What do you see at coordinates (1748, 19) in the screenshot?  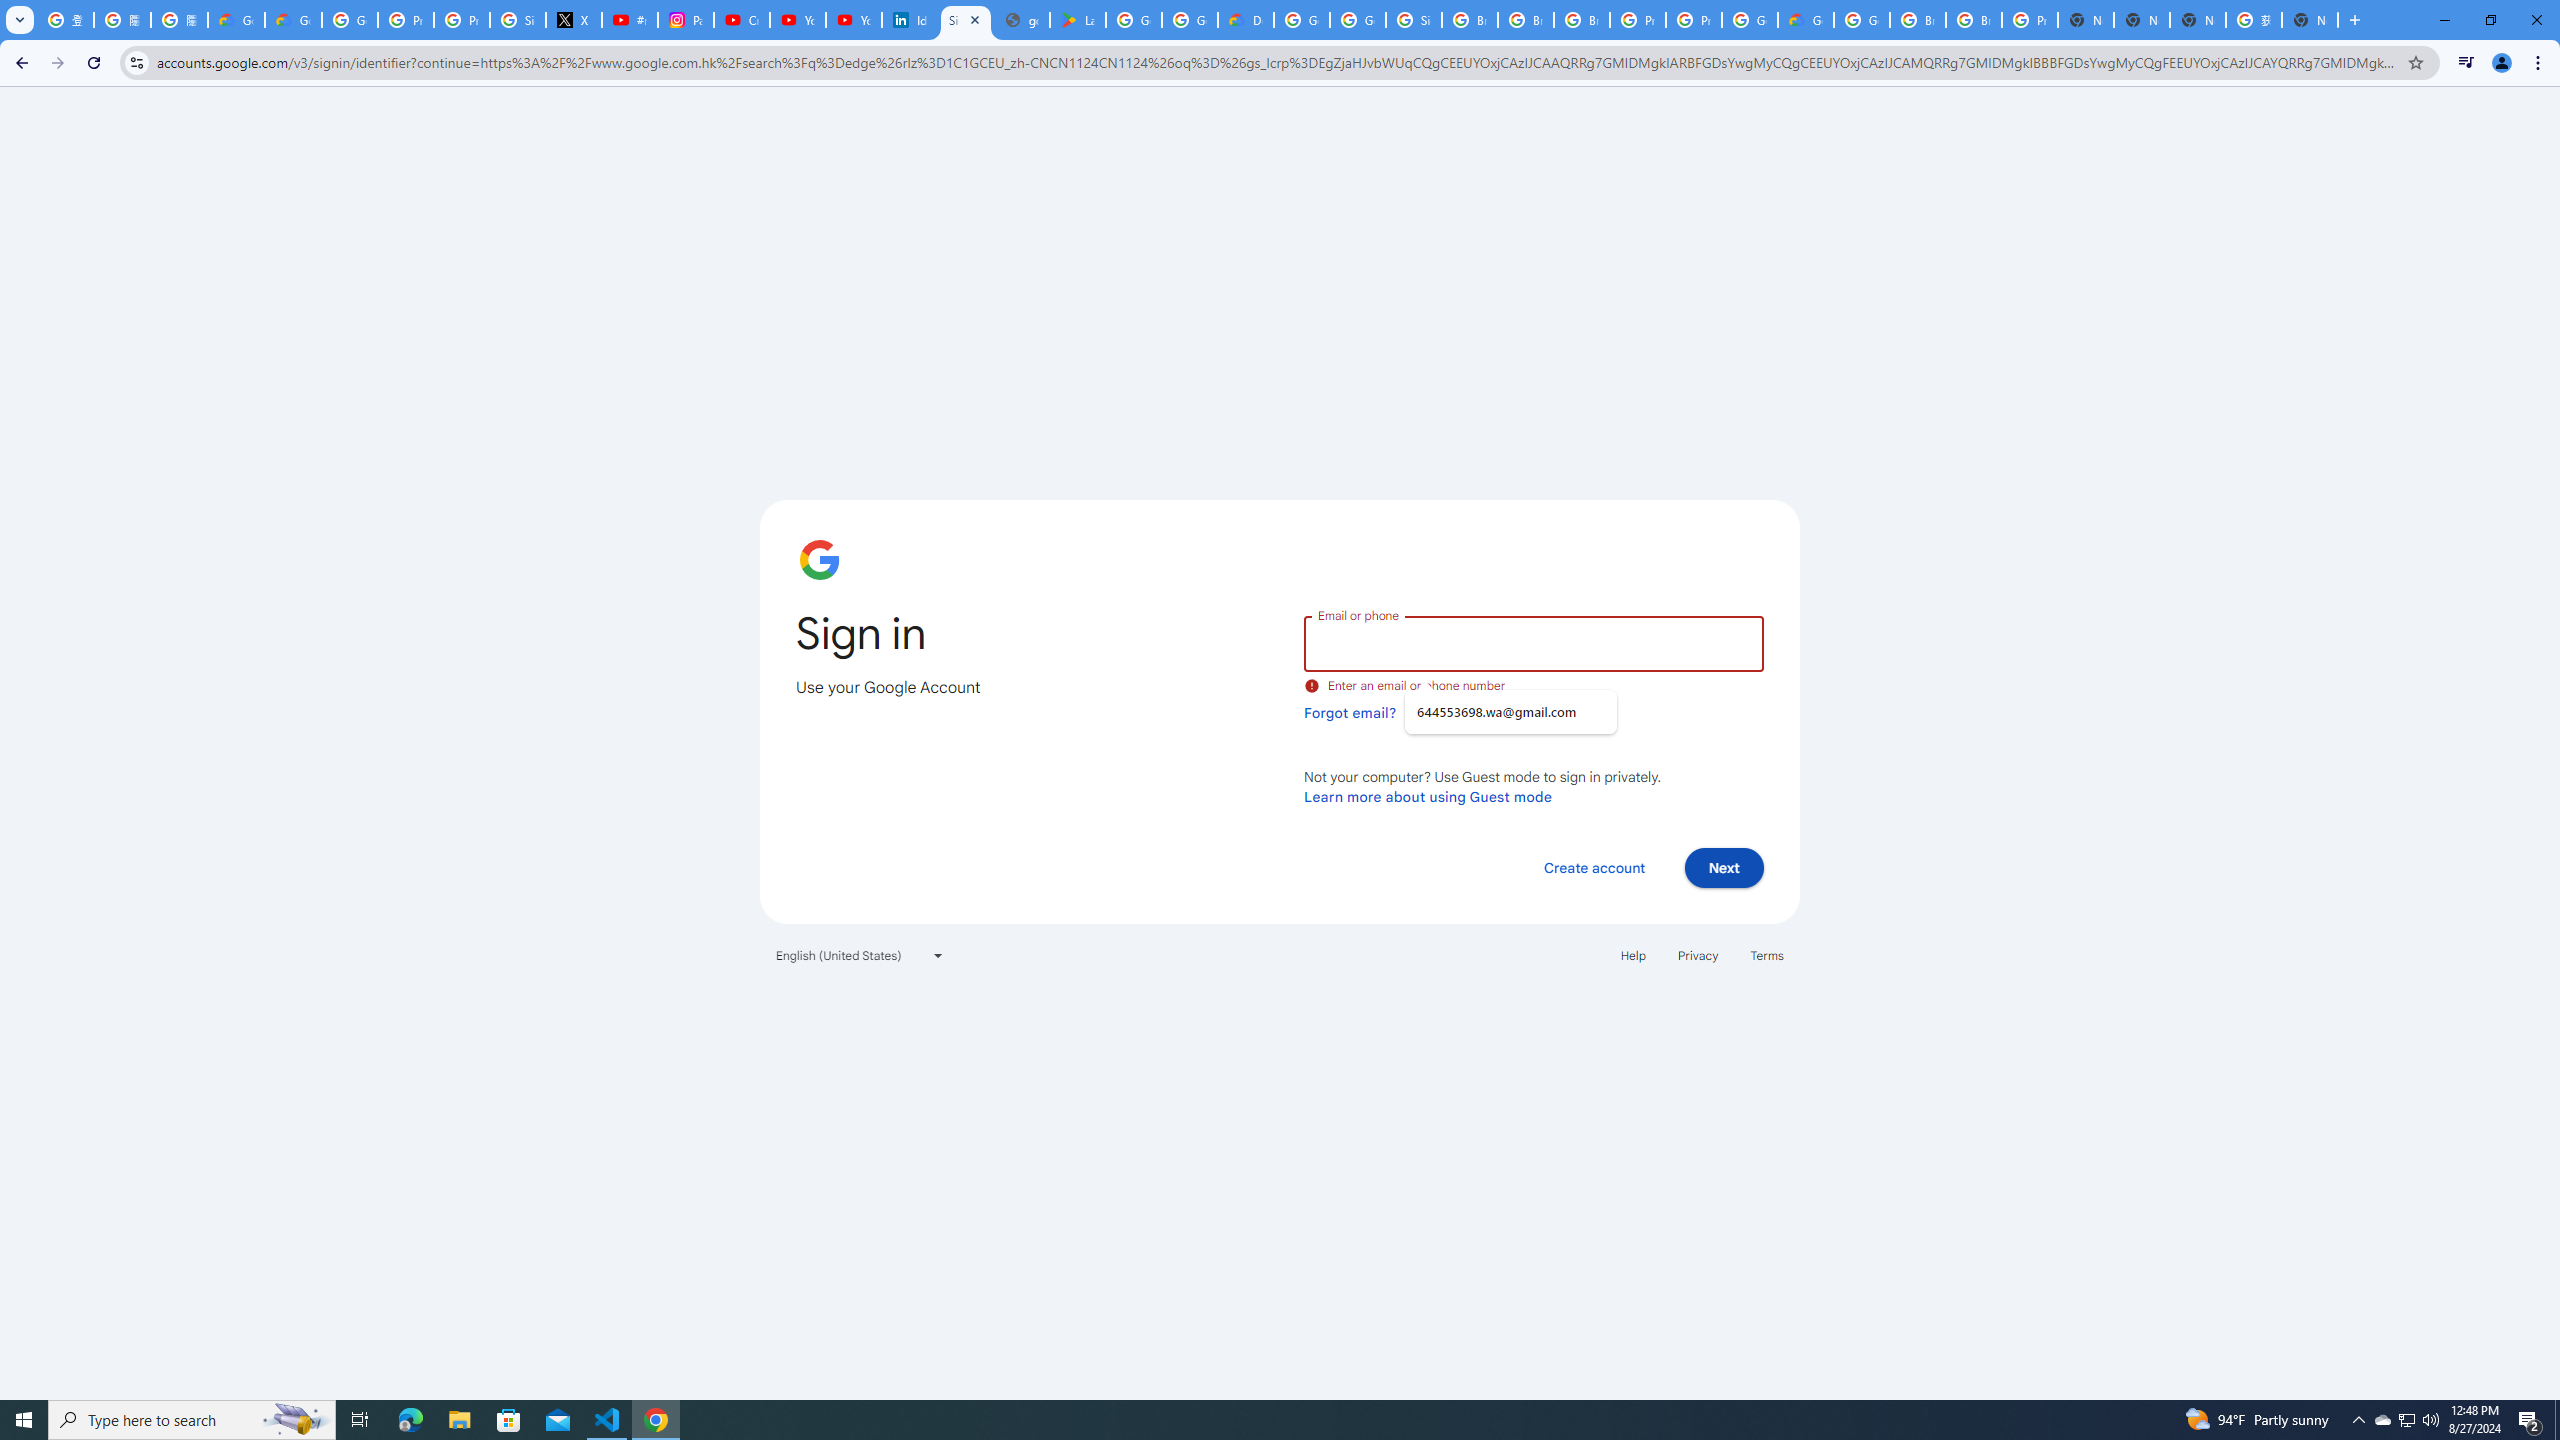 I see `'Google Cloud Platform'` at bounding box center [1748, 19].